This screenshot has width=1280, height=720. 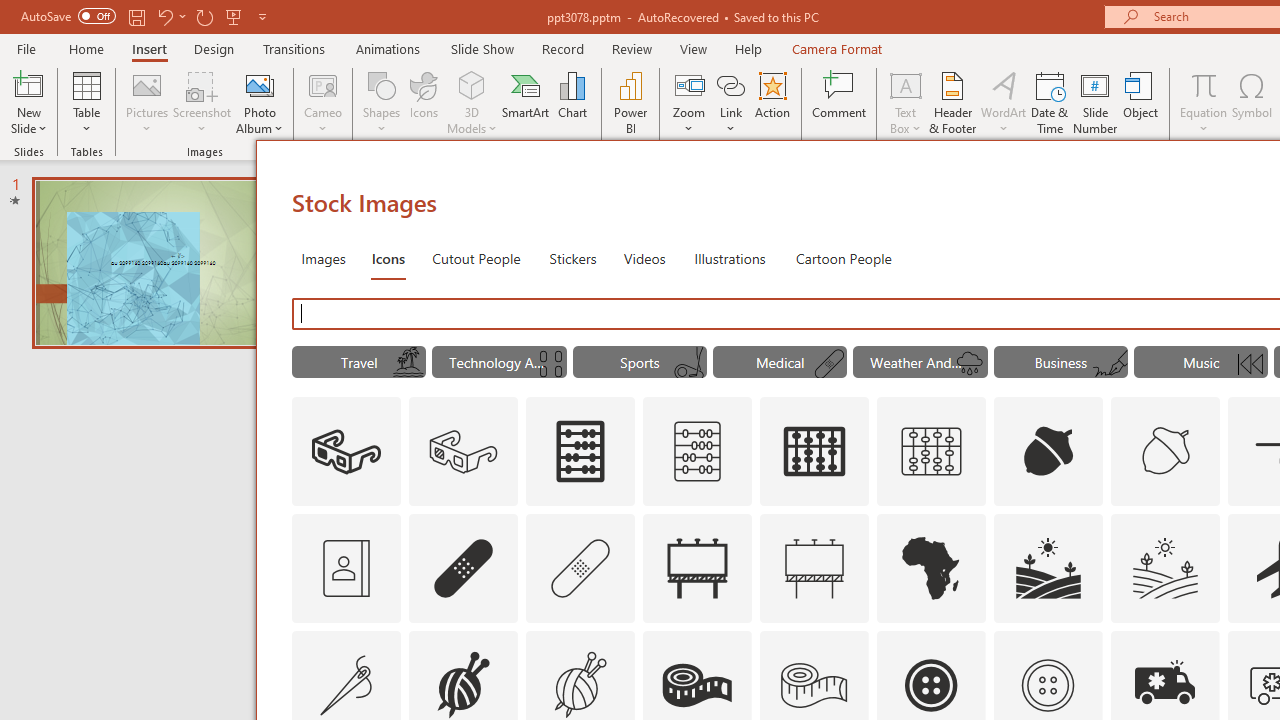 I want to click on 'SmartArt...', so click(x=526, y=103).